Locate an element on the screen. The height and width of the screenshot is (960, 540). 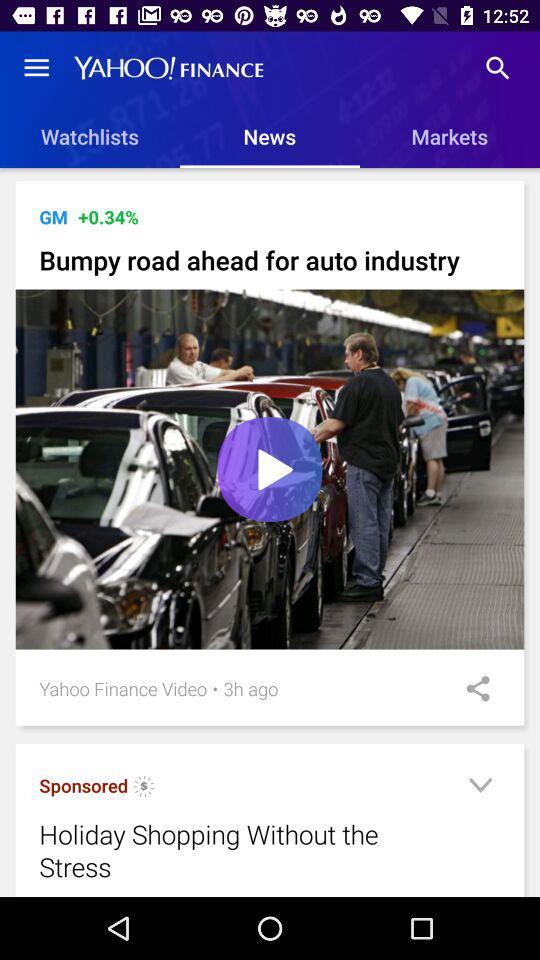
shows down icon is located at coordinates (479, 788).